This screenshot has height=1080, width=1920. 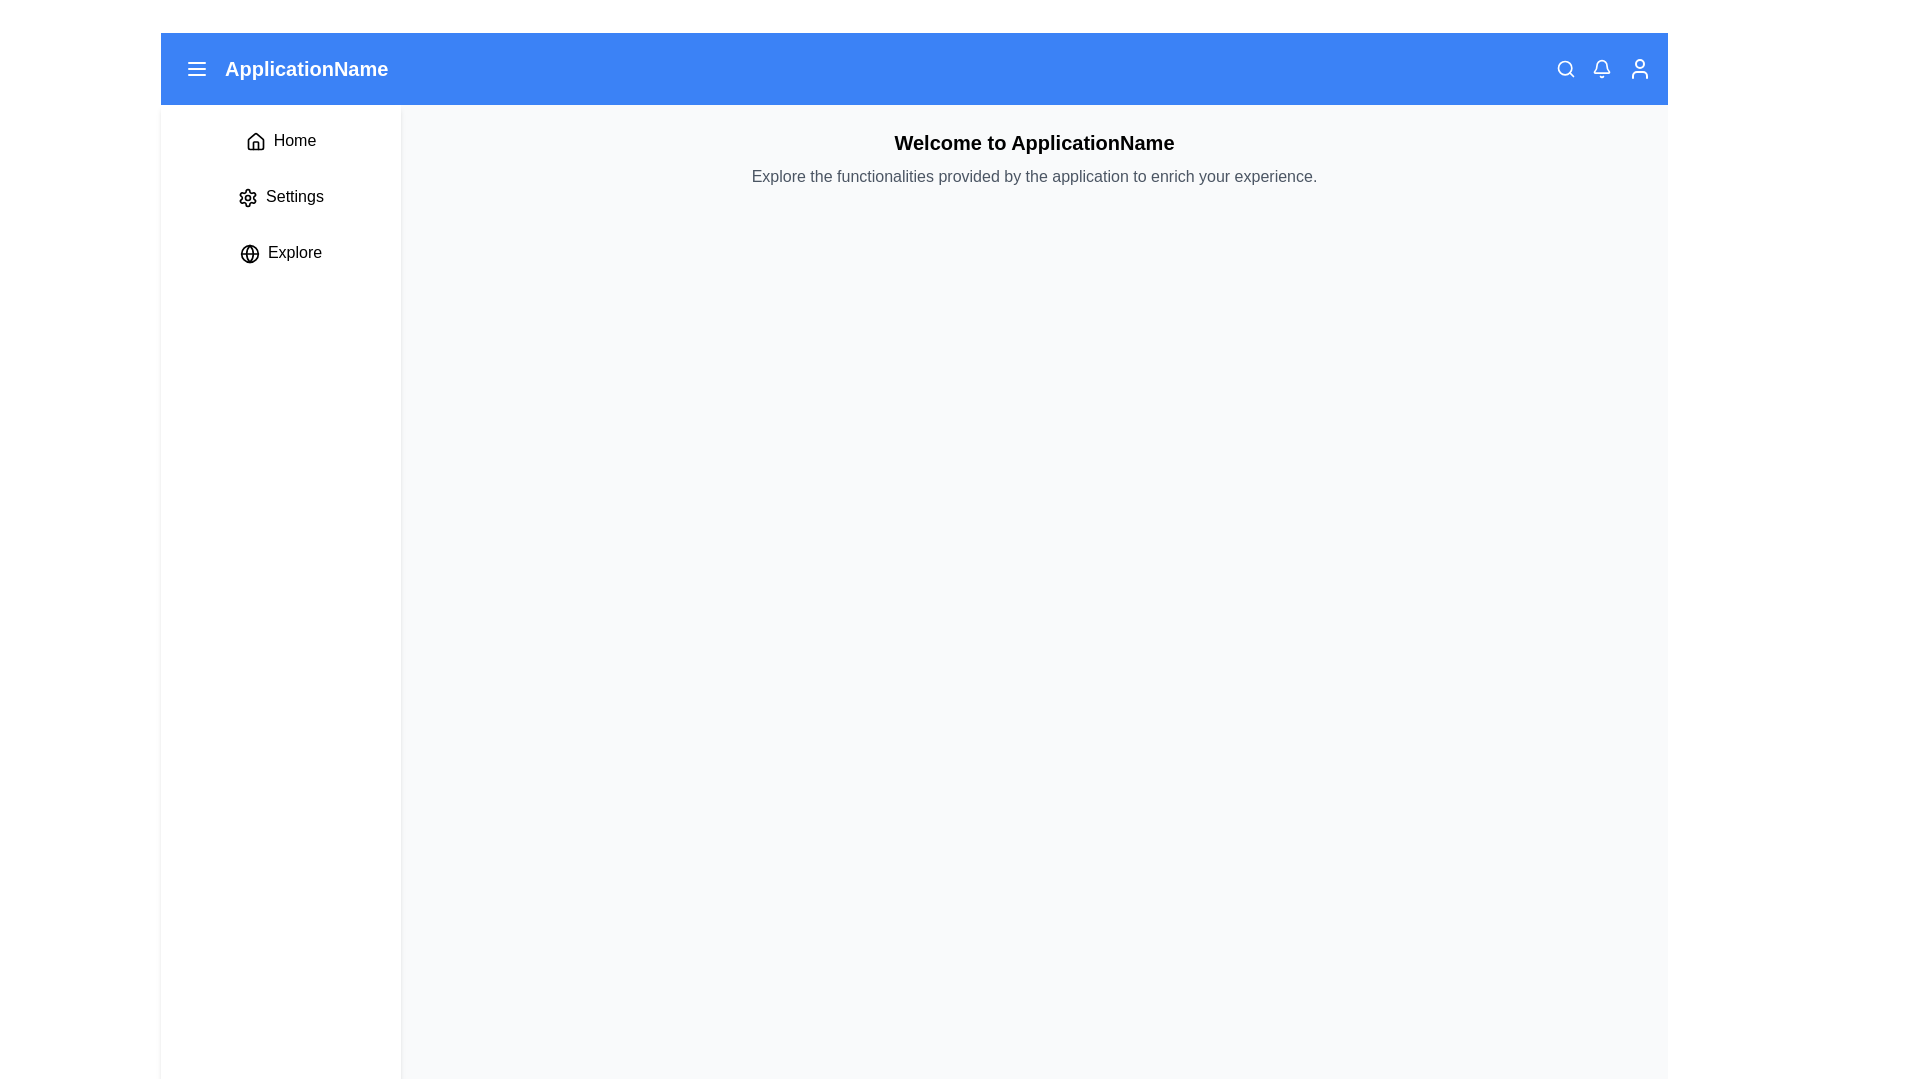 I want to click on the circle element of the 'Explore' menu item icon in the side navigation bar, so click(x=248, y=252).